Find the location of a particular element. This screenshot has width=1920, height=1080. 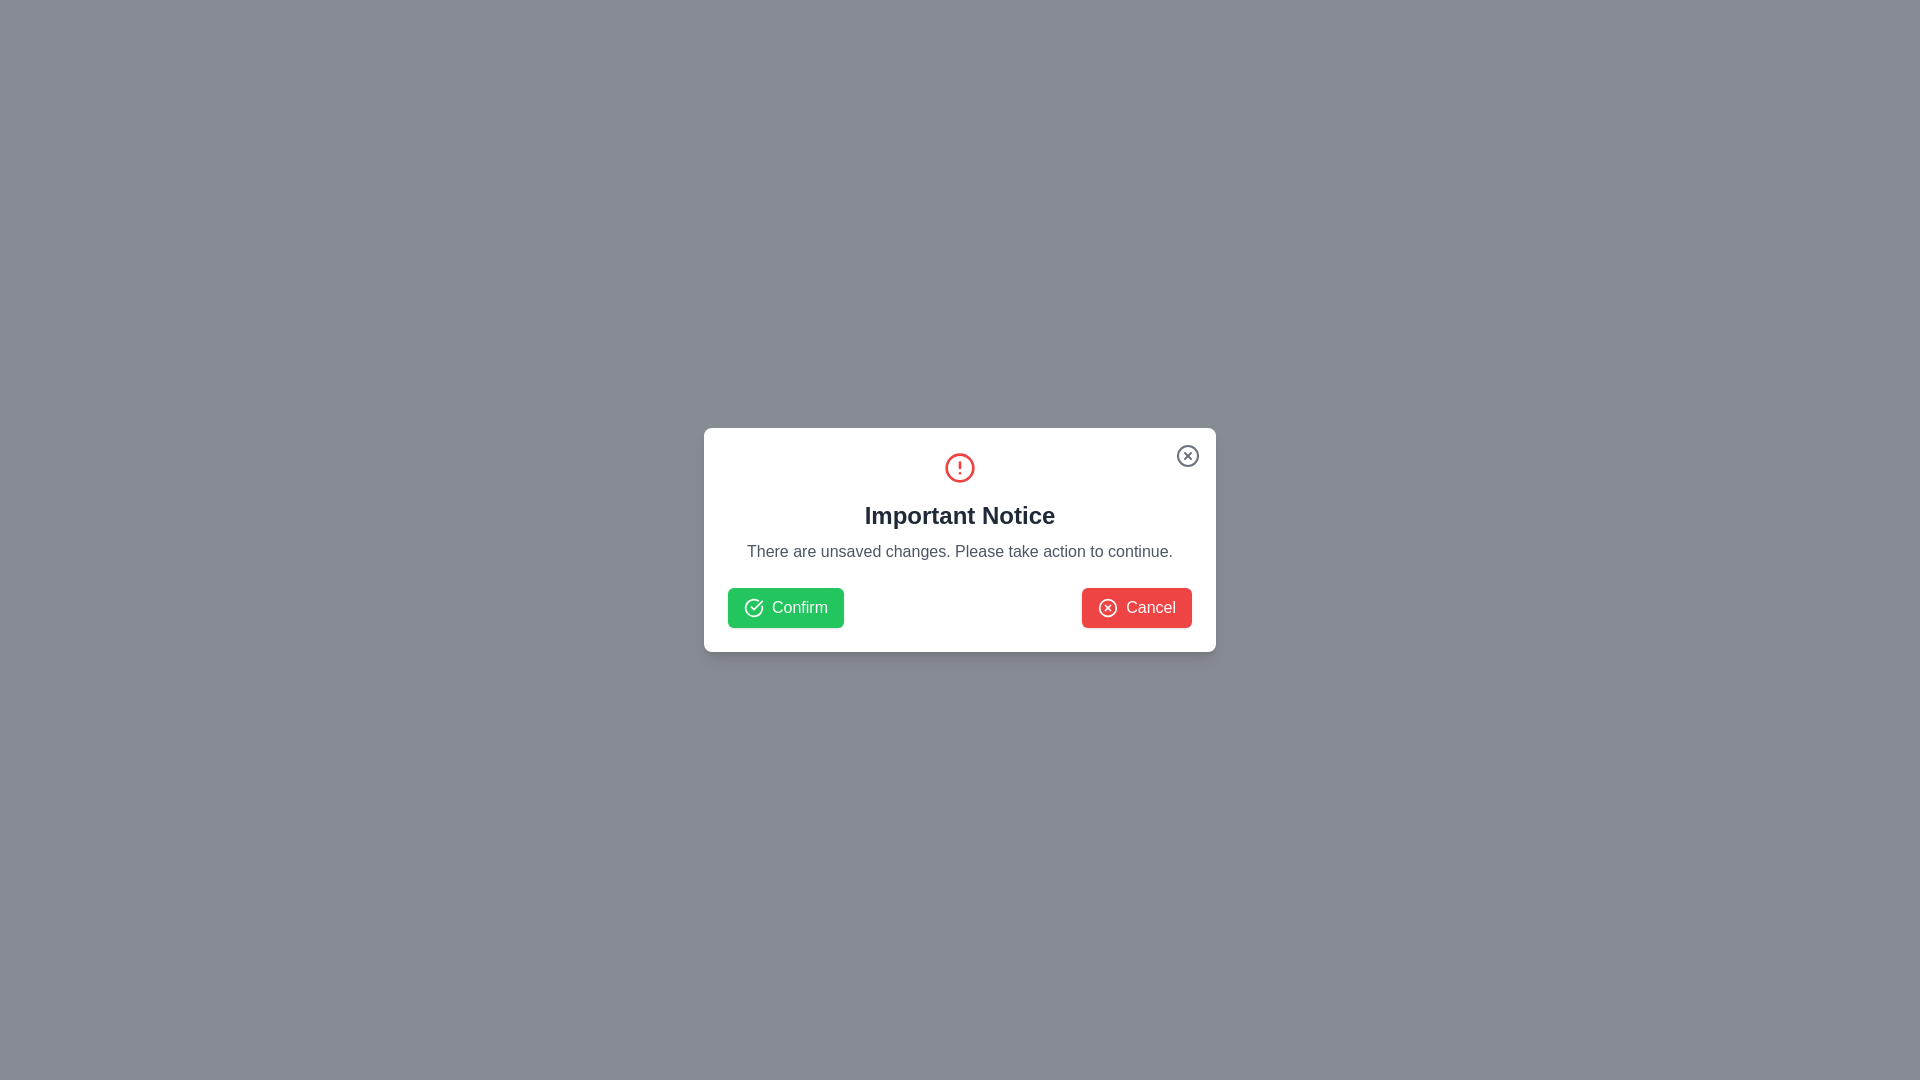

the text box displaying critical information, which is centrally located in the modal dialog box and positioned below the warning icon is located at coordinates (960, 507).